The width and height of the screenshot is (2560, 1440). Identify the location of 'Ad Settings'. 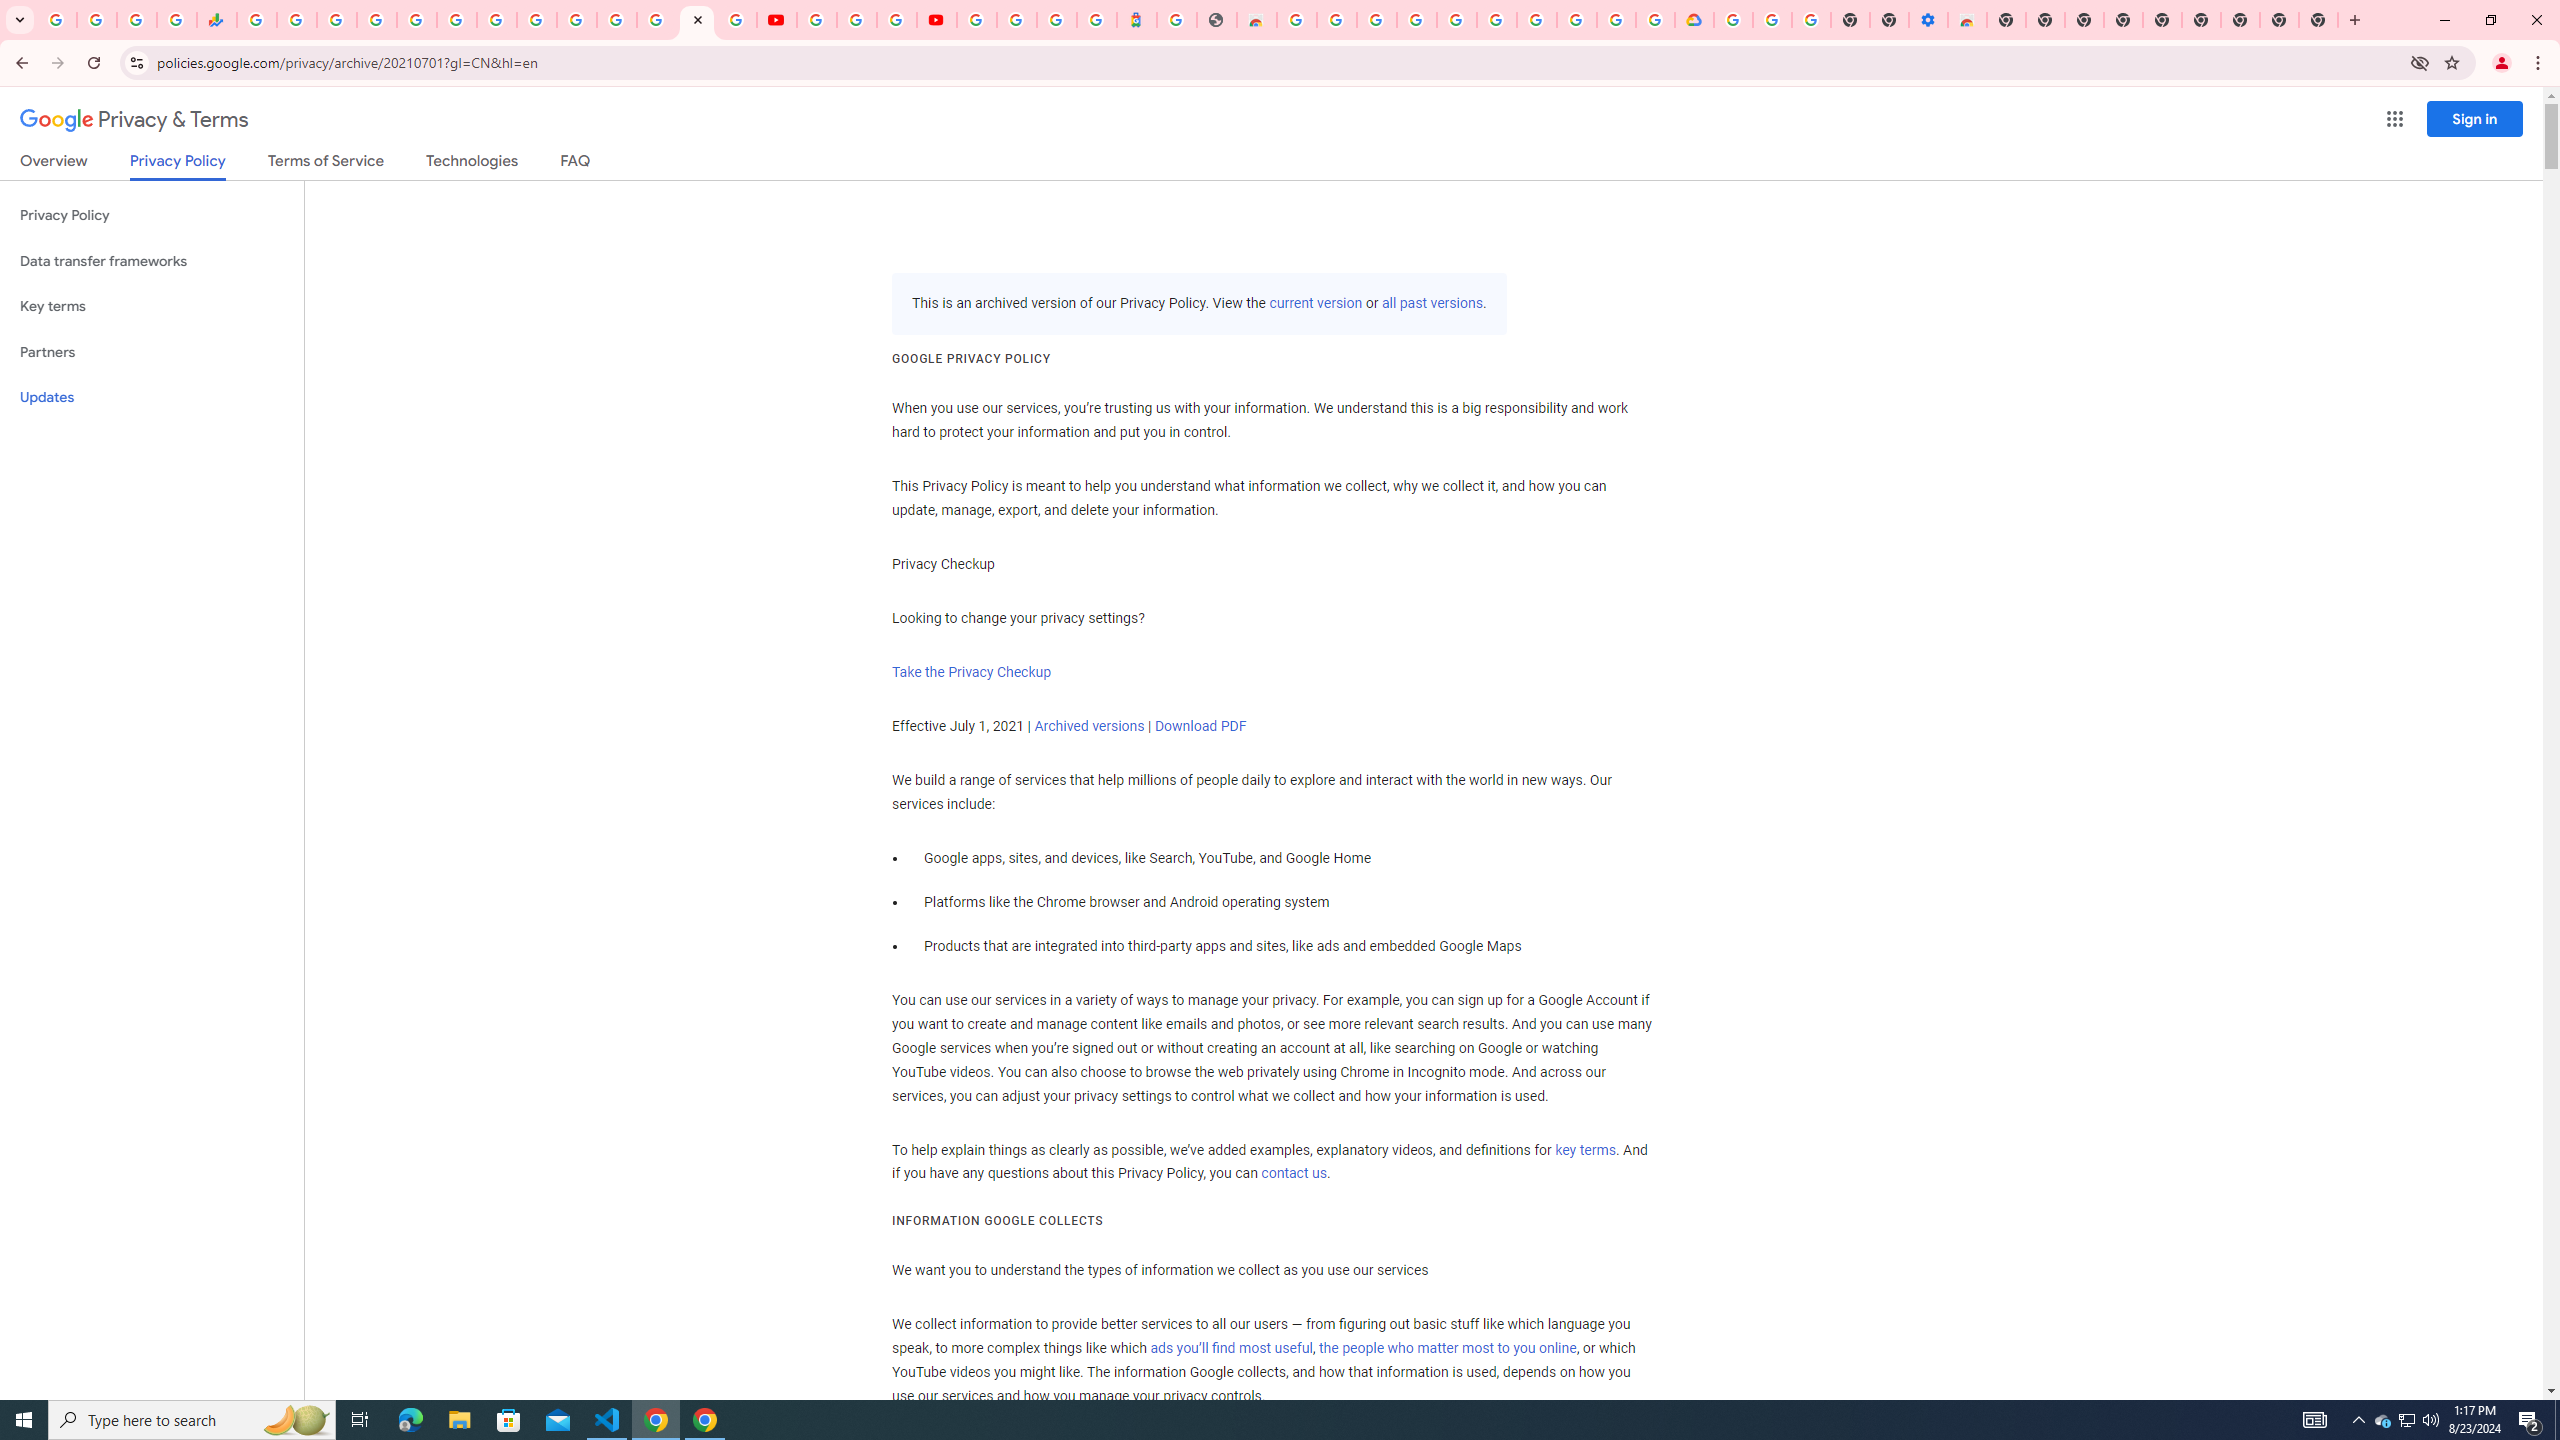
(1415, 19).